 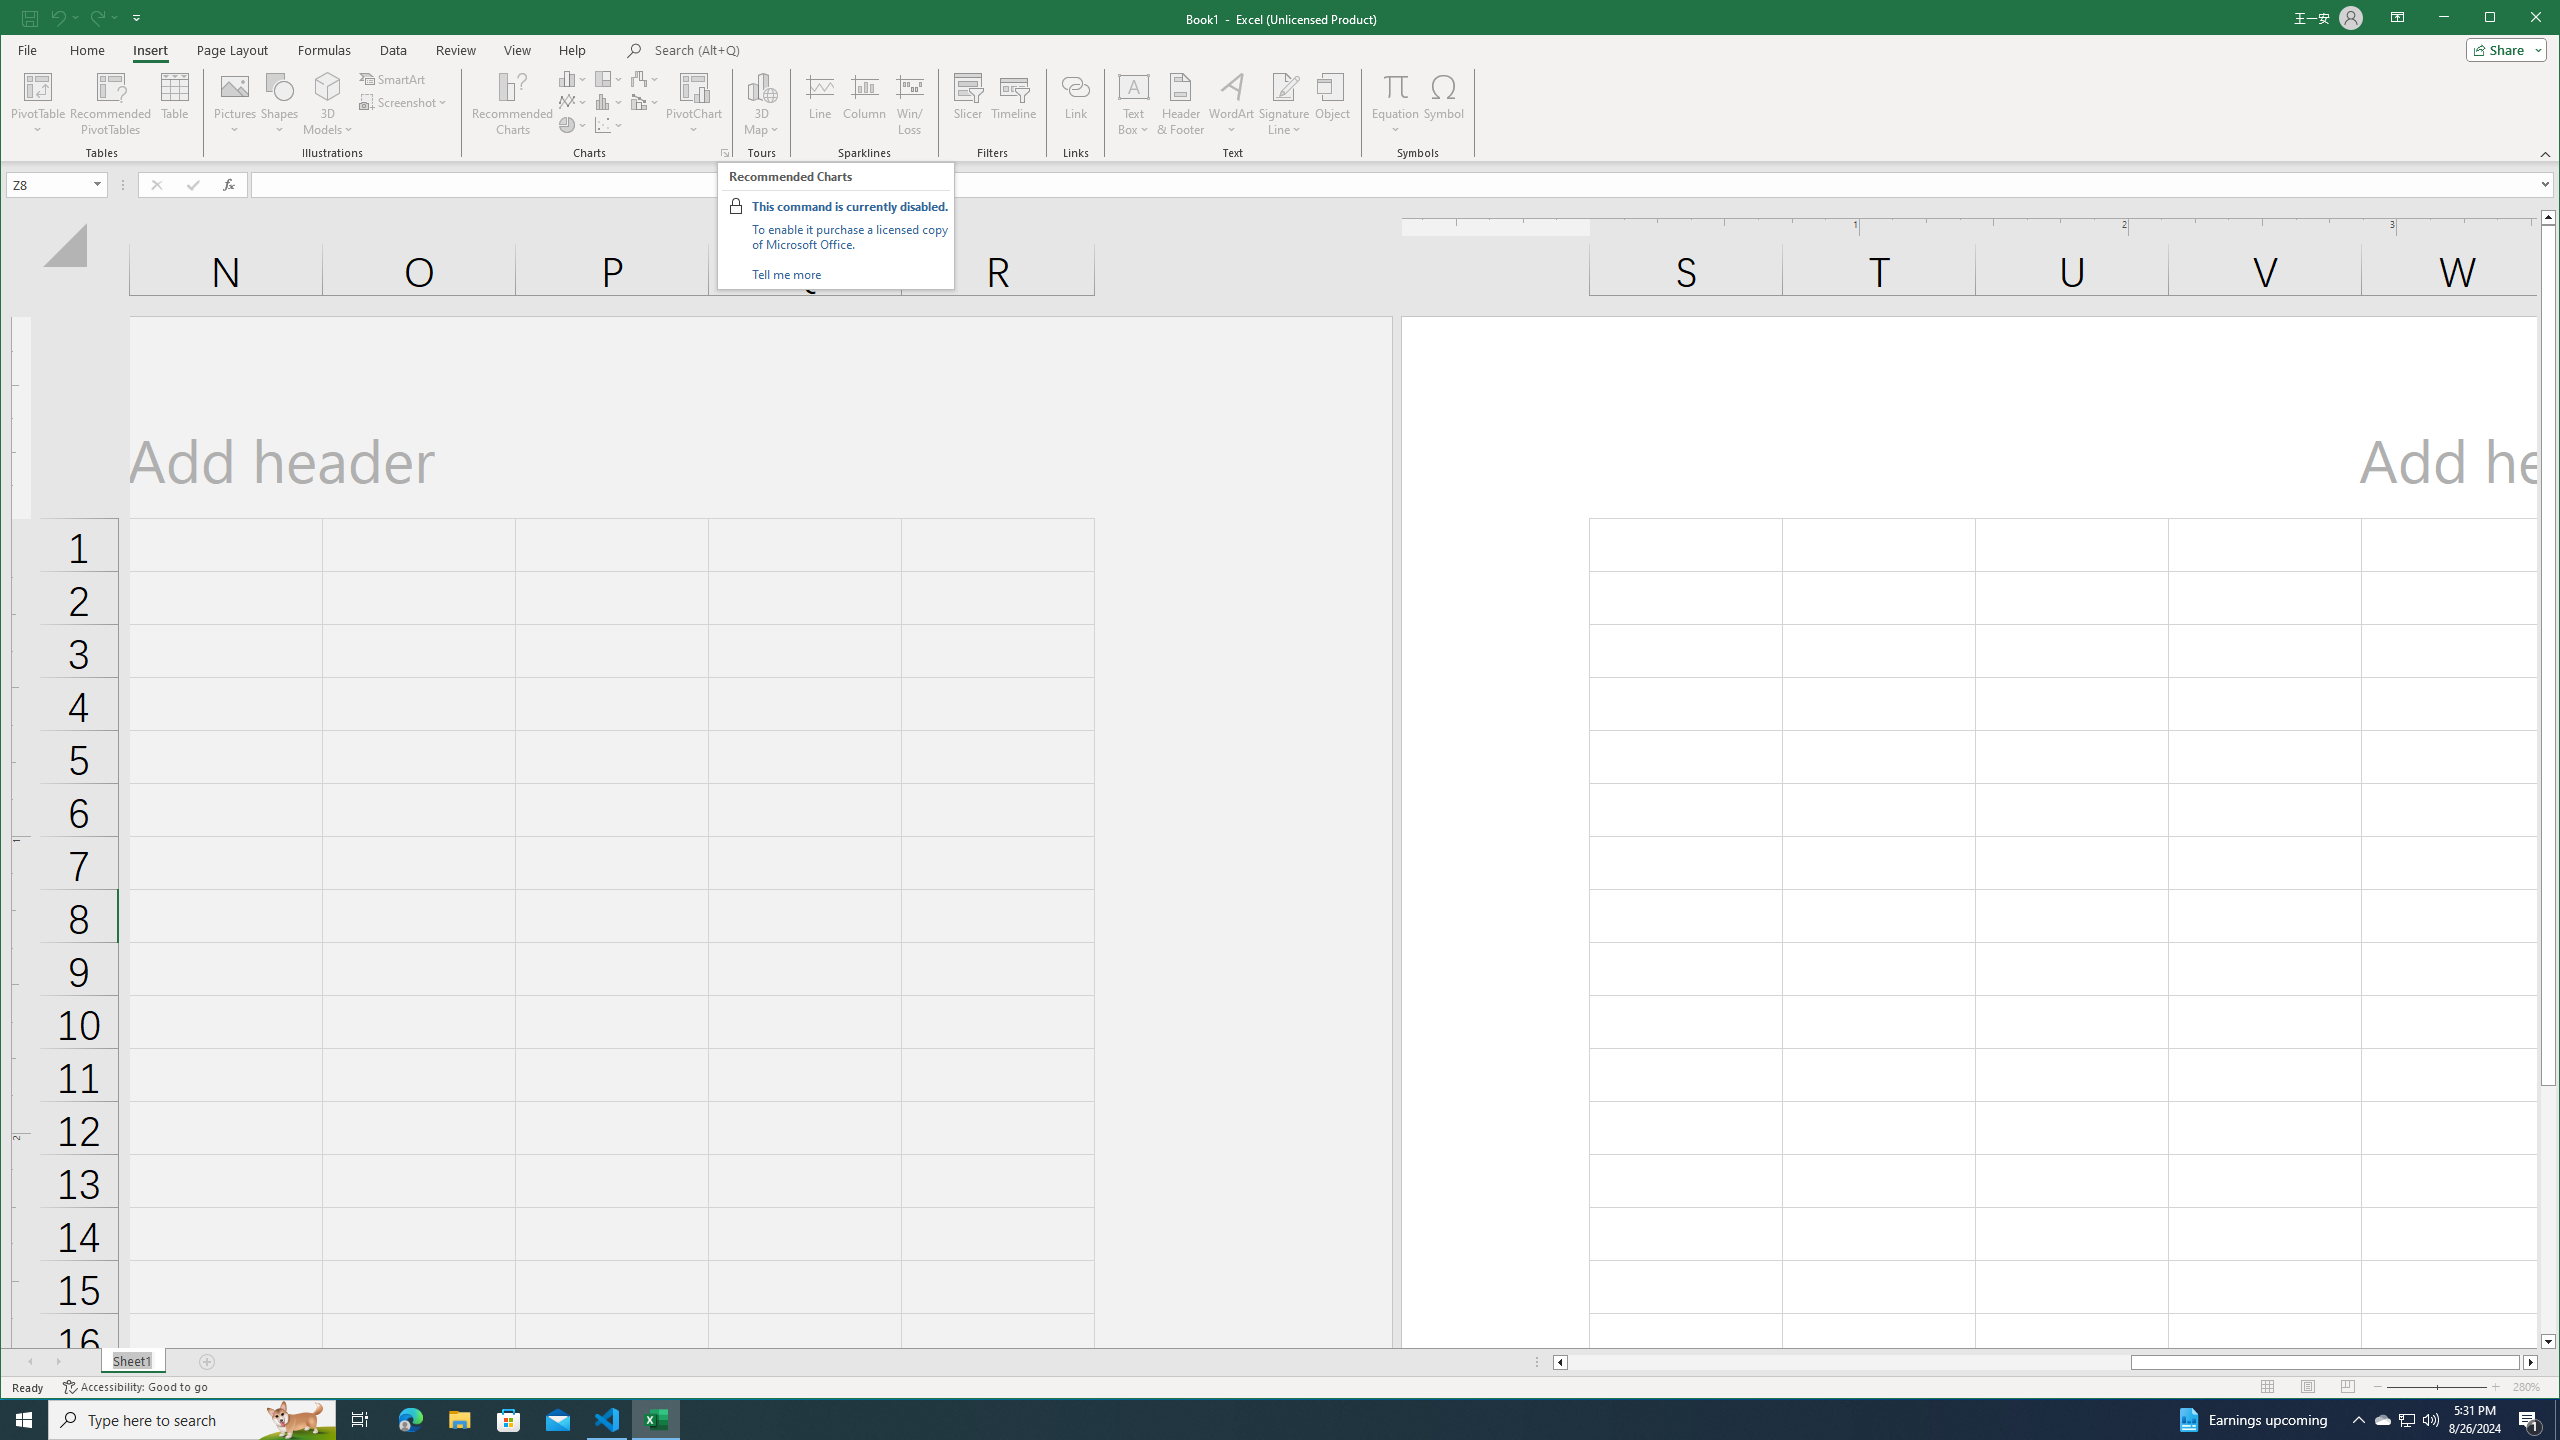 What do you see at coordinates (848, 206) in the screenshot?
I see `'This command is currently disabled.'` at bounding box center [848, 206].